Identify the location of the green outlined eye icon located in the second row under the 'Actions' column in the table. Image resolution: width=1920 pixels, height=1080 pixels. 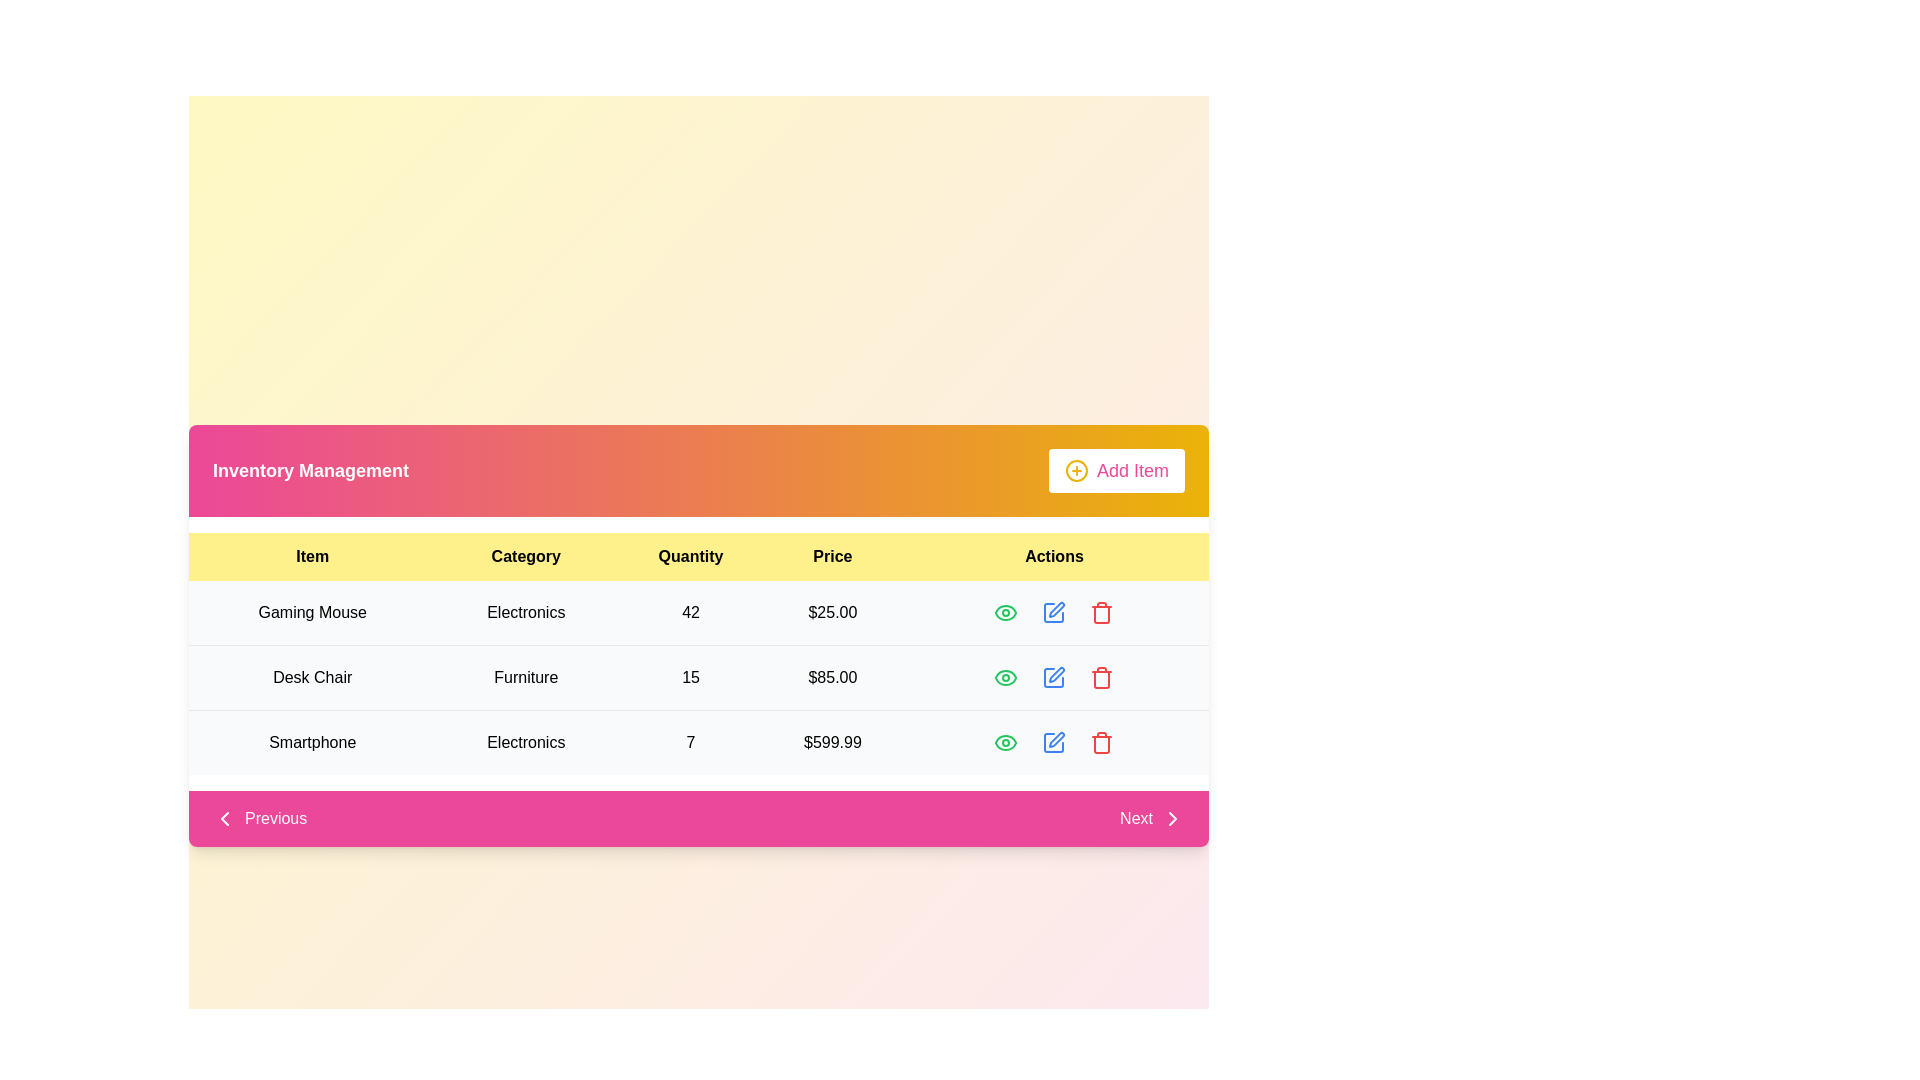
(1006, 677).